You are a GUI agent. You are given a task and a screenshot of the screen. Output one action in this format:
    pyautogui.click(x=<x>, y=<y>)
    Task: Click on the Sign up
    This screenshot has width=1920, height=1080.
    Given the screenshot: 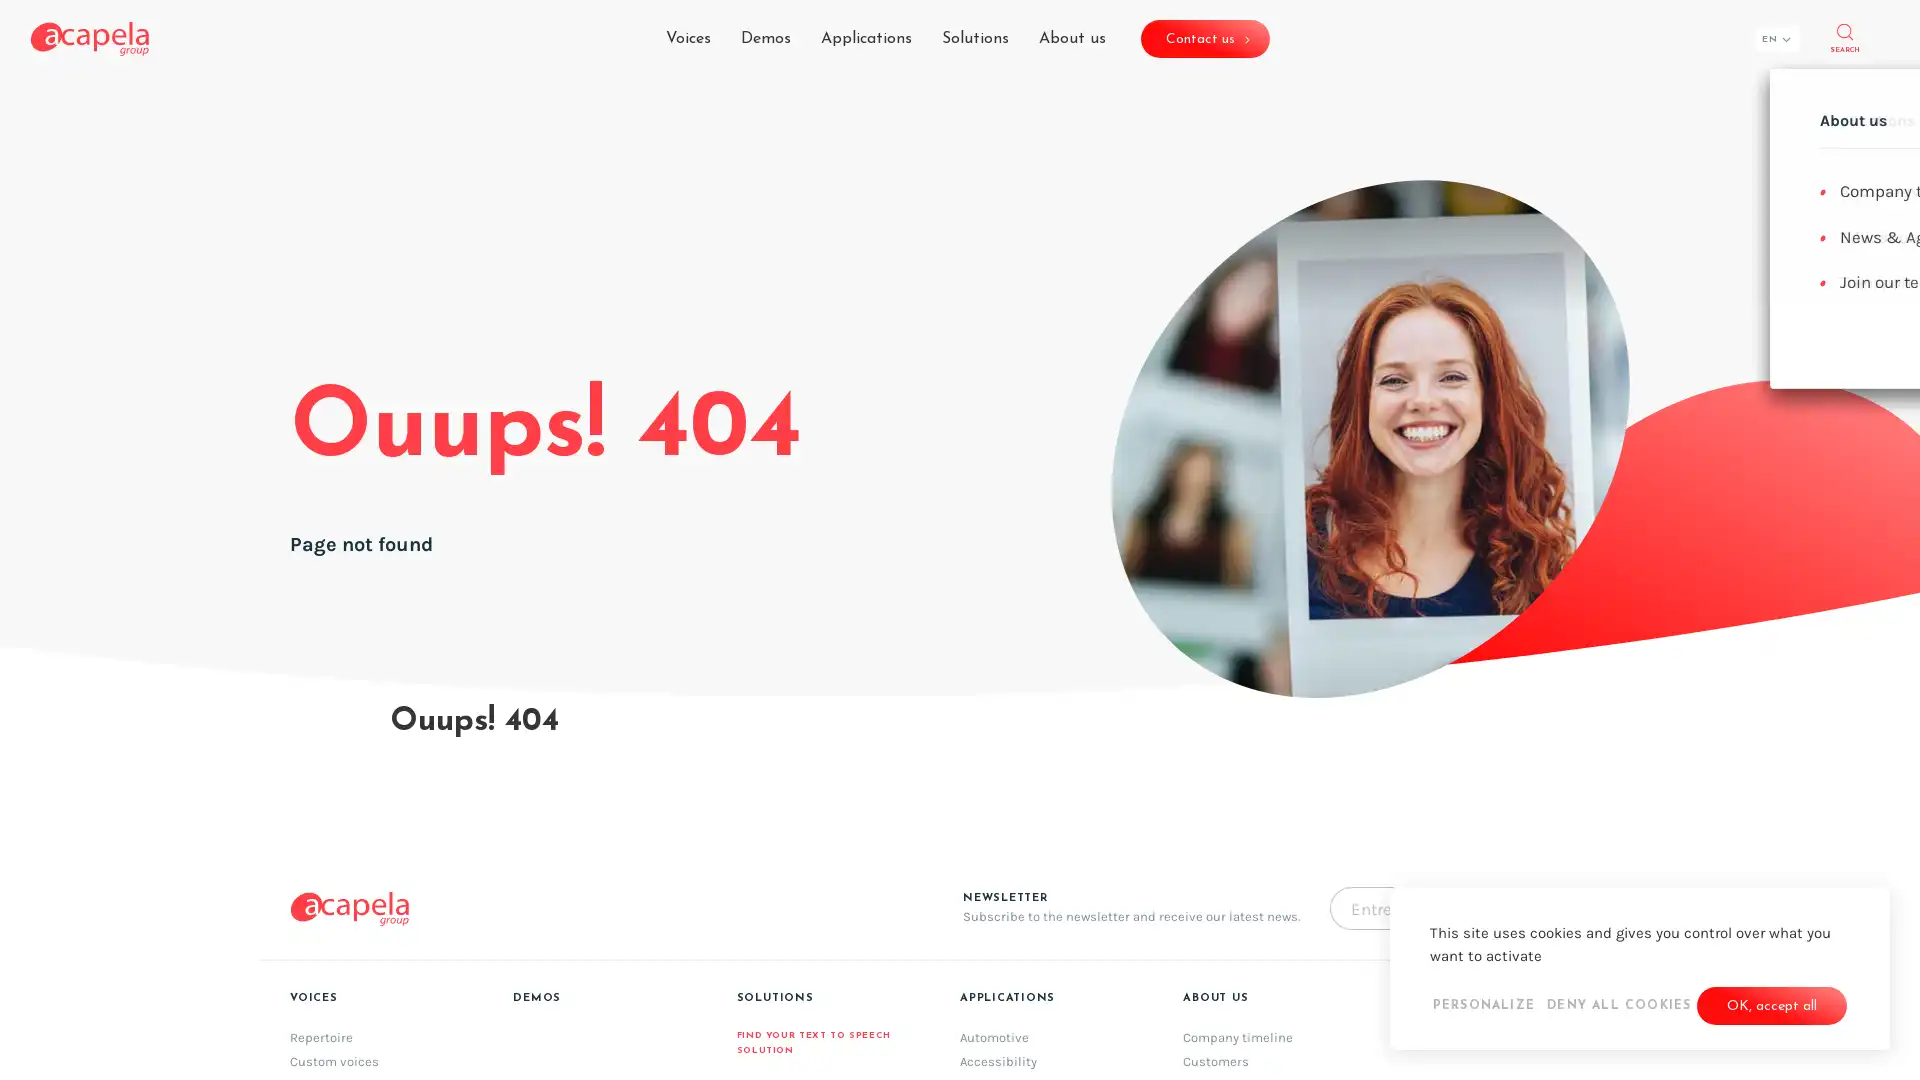 What is the action you would take?
    pyautogui.click(x=1188, y=682)
    